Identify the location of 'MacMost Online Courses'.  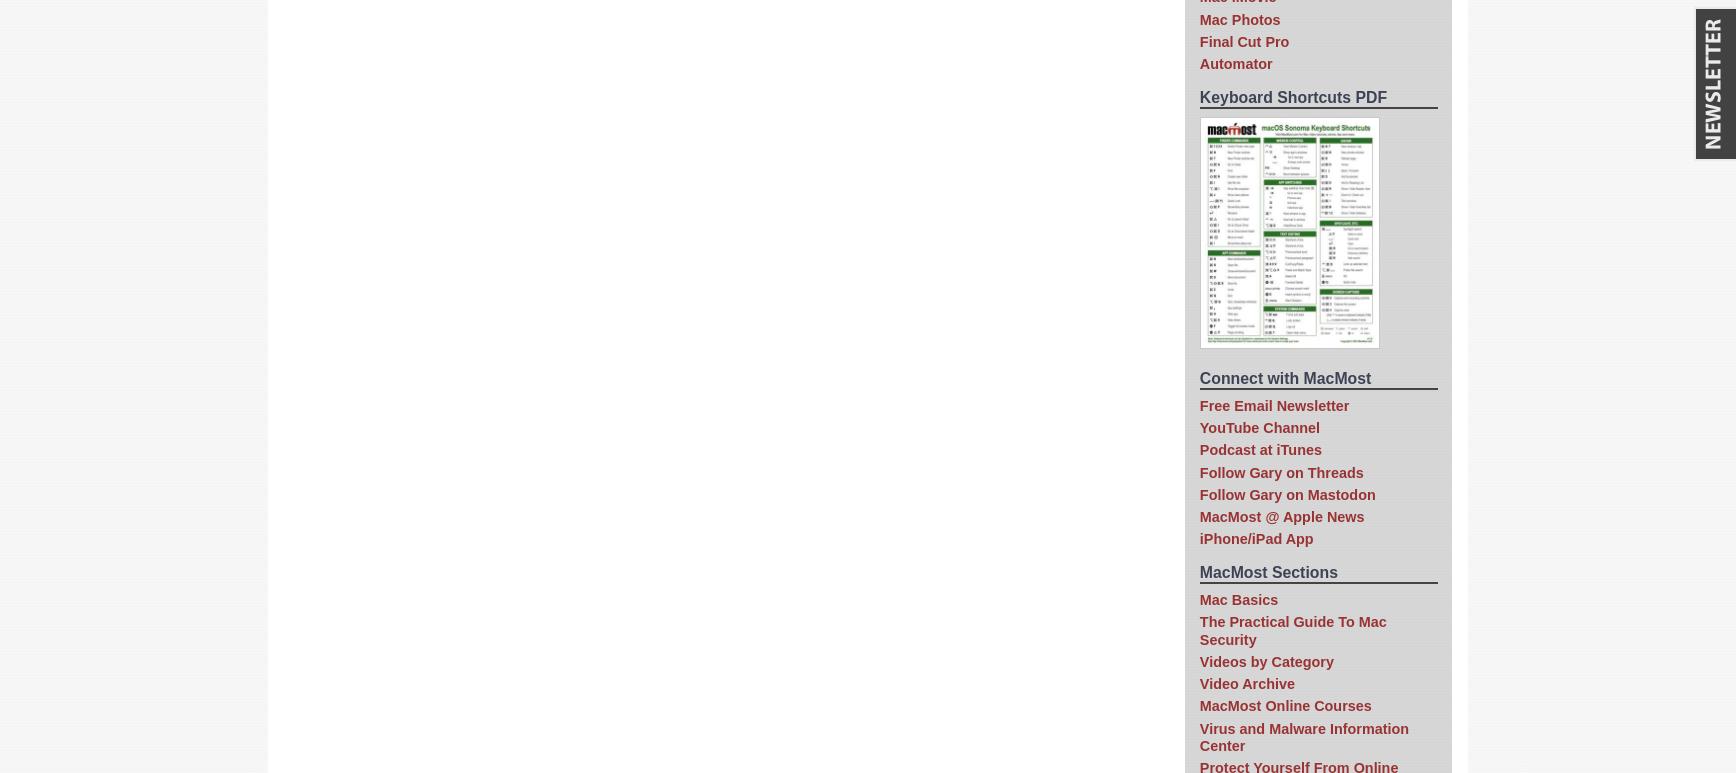
(1199, 705).